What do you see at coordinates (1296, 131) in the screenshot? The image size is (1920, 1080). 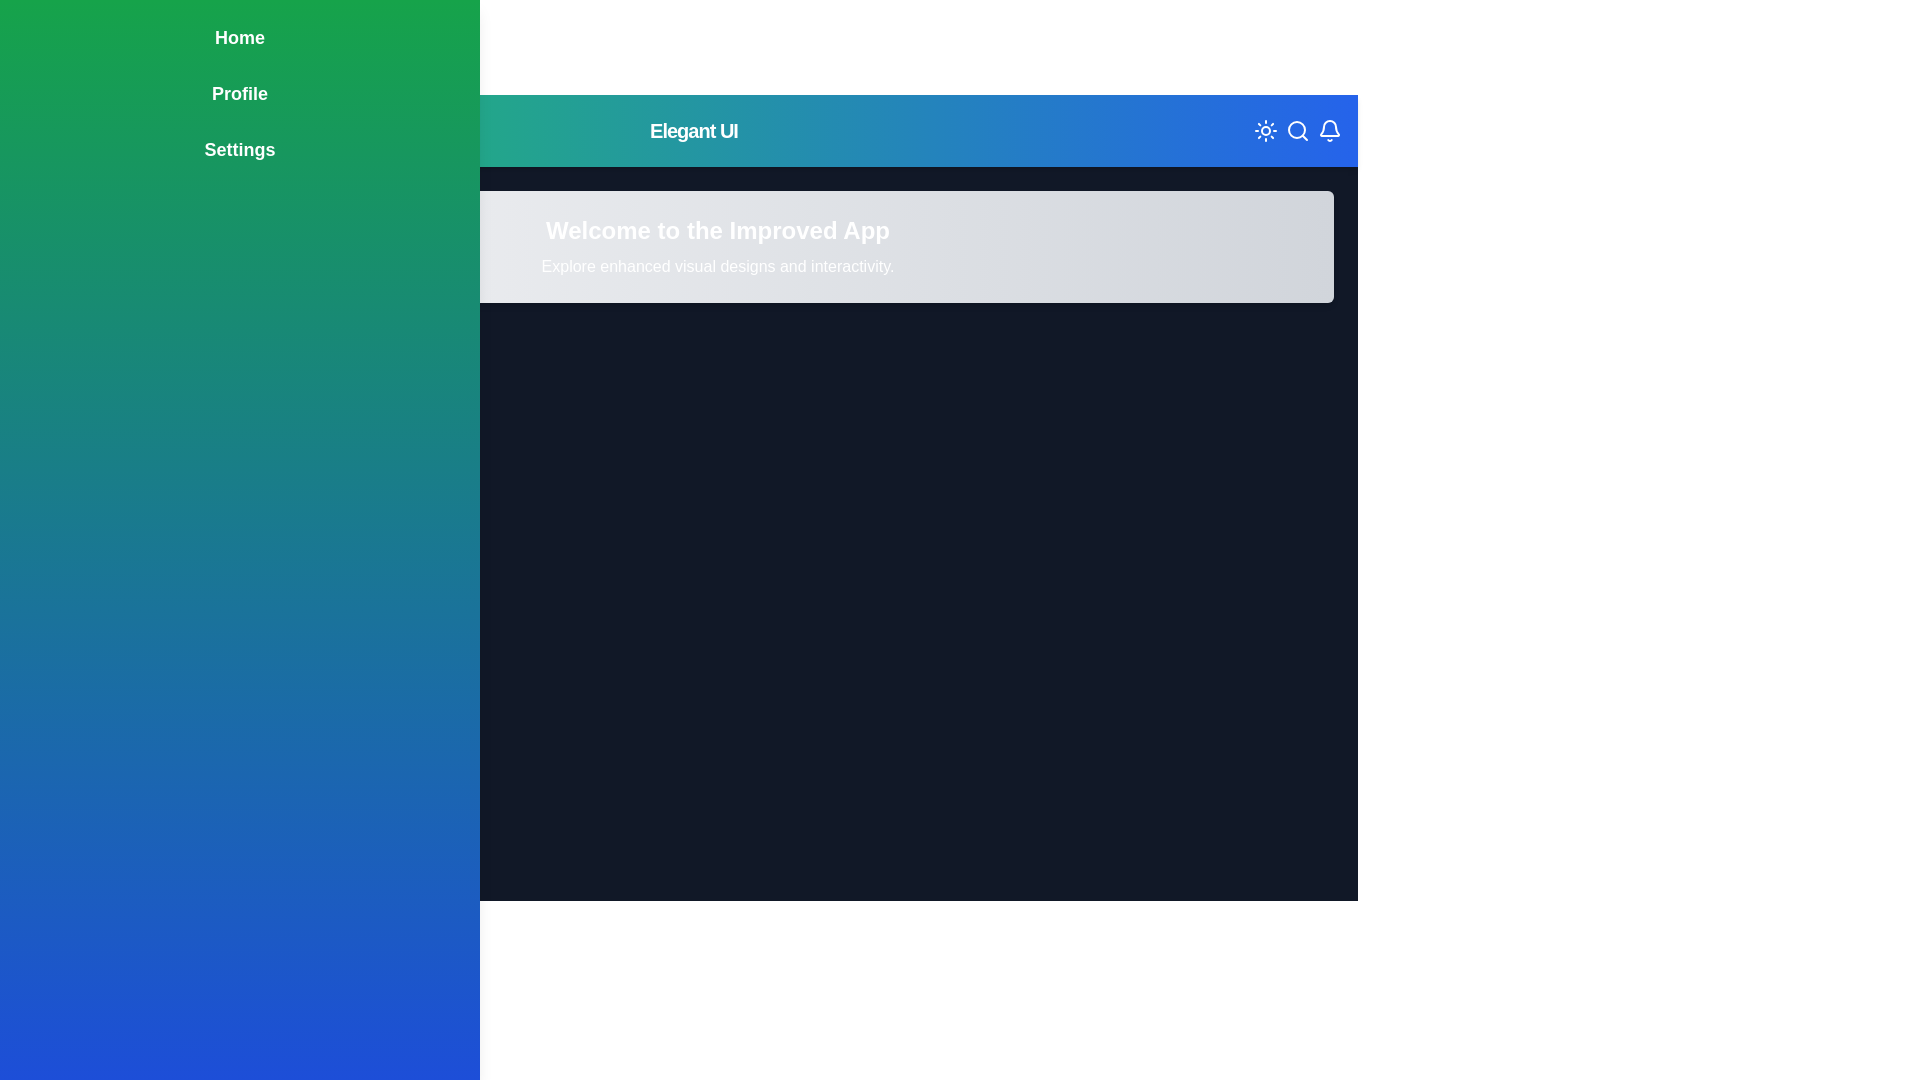 I see `the search icon to initiate a search action` at bounding box center [1296, 131].